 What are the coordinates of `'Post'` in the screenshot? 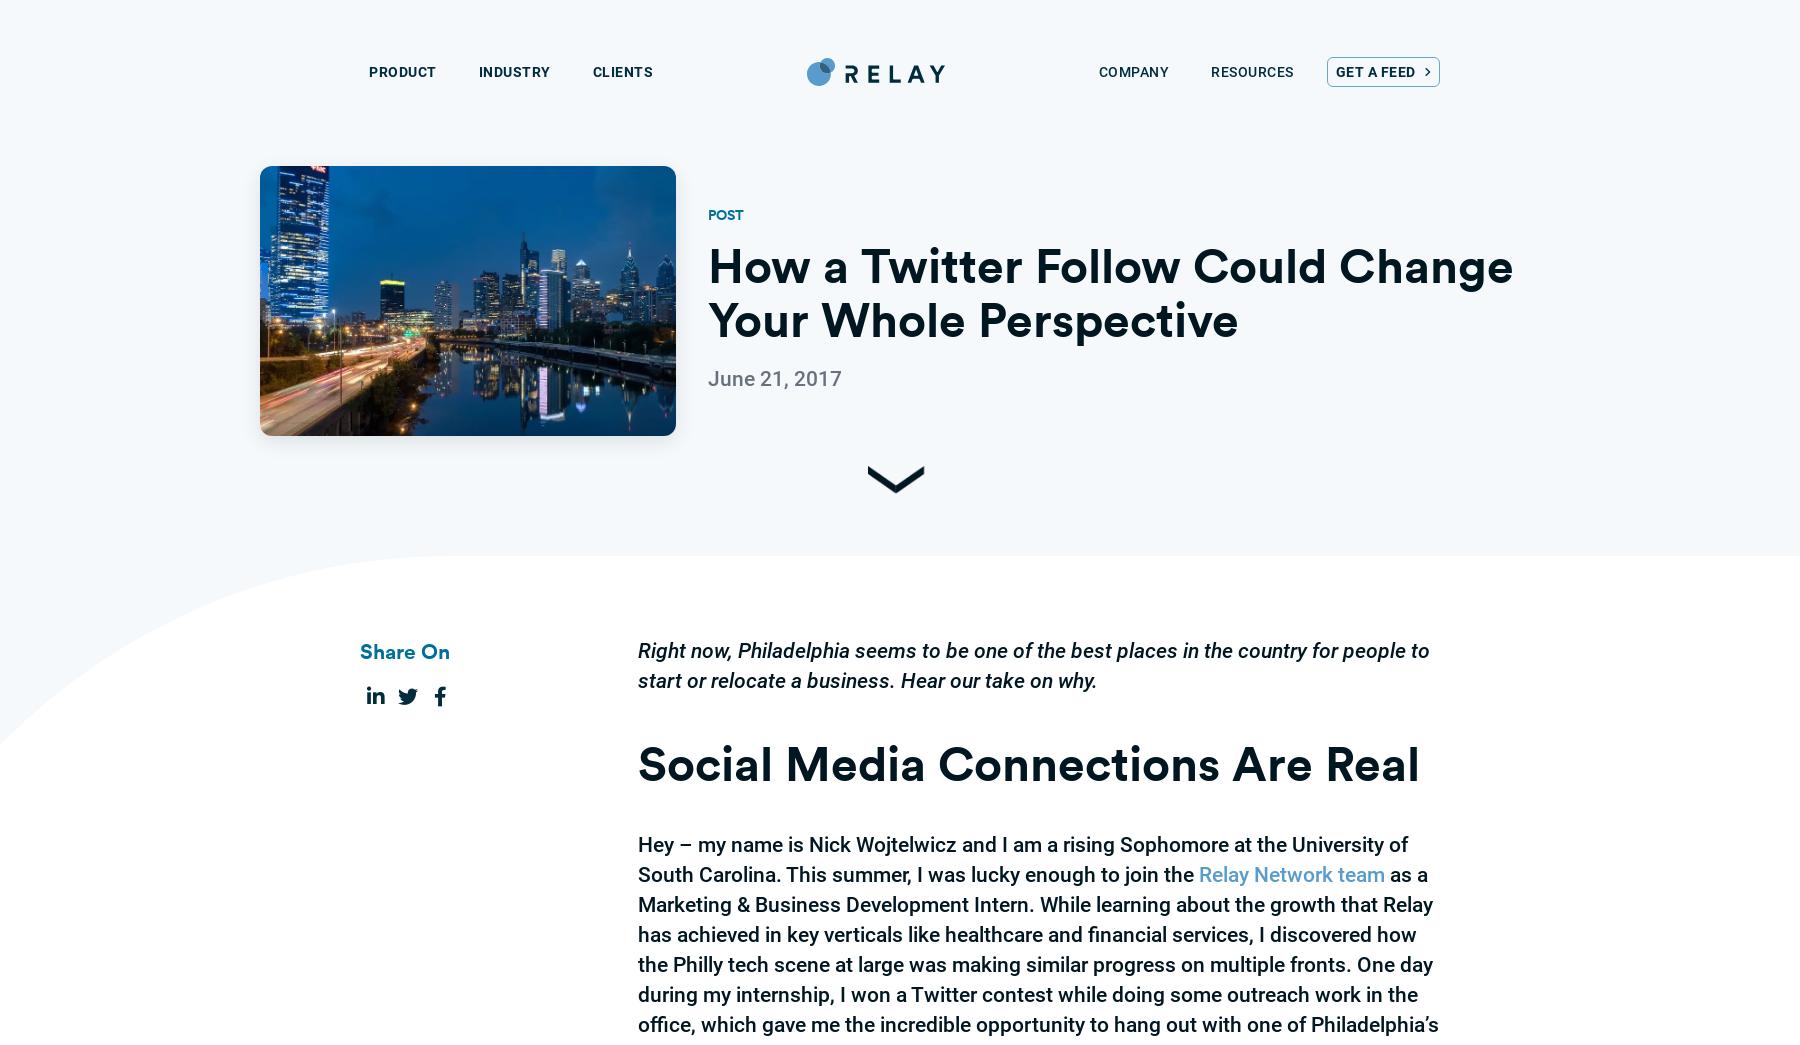 It's located at (724, 214).